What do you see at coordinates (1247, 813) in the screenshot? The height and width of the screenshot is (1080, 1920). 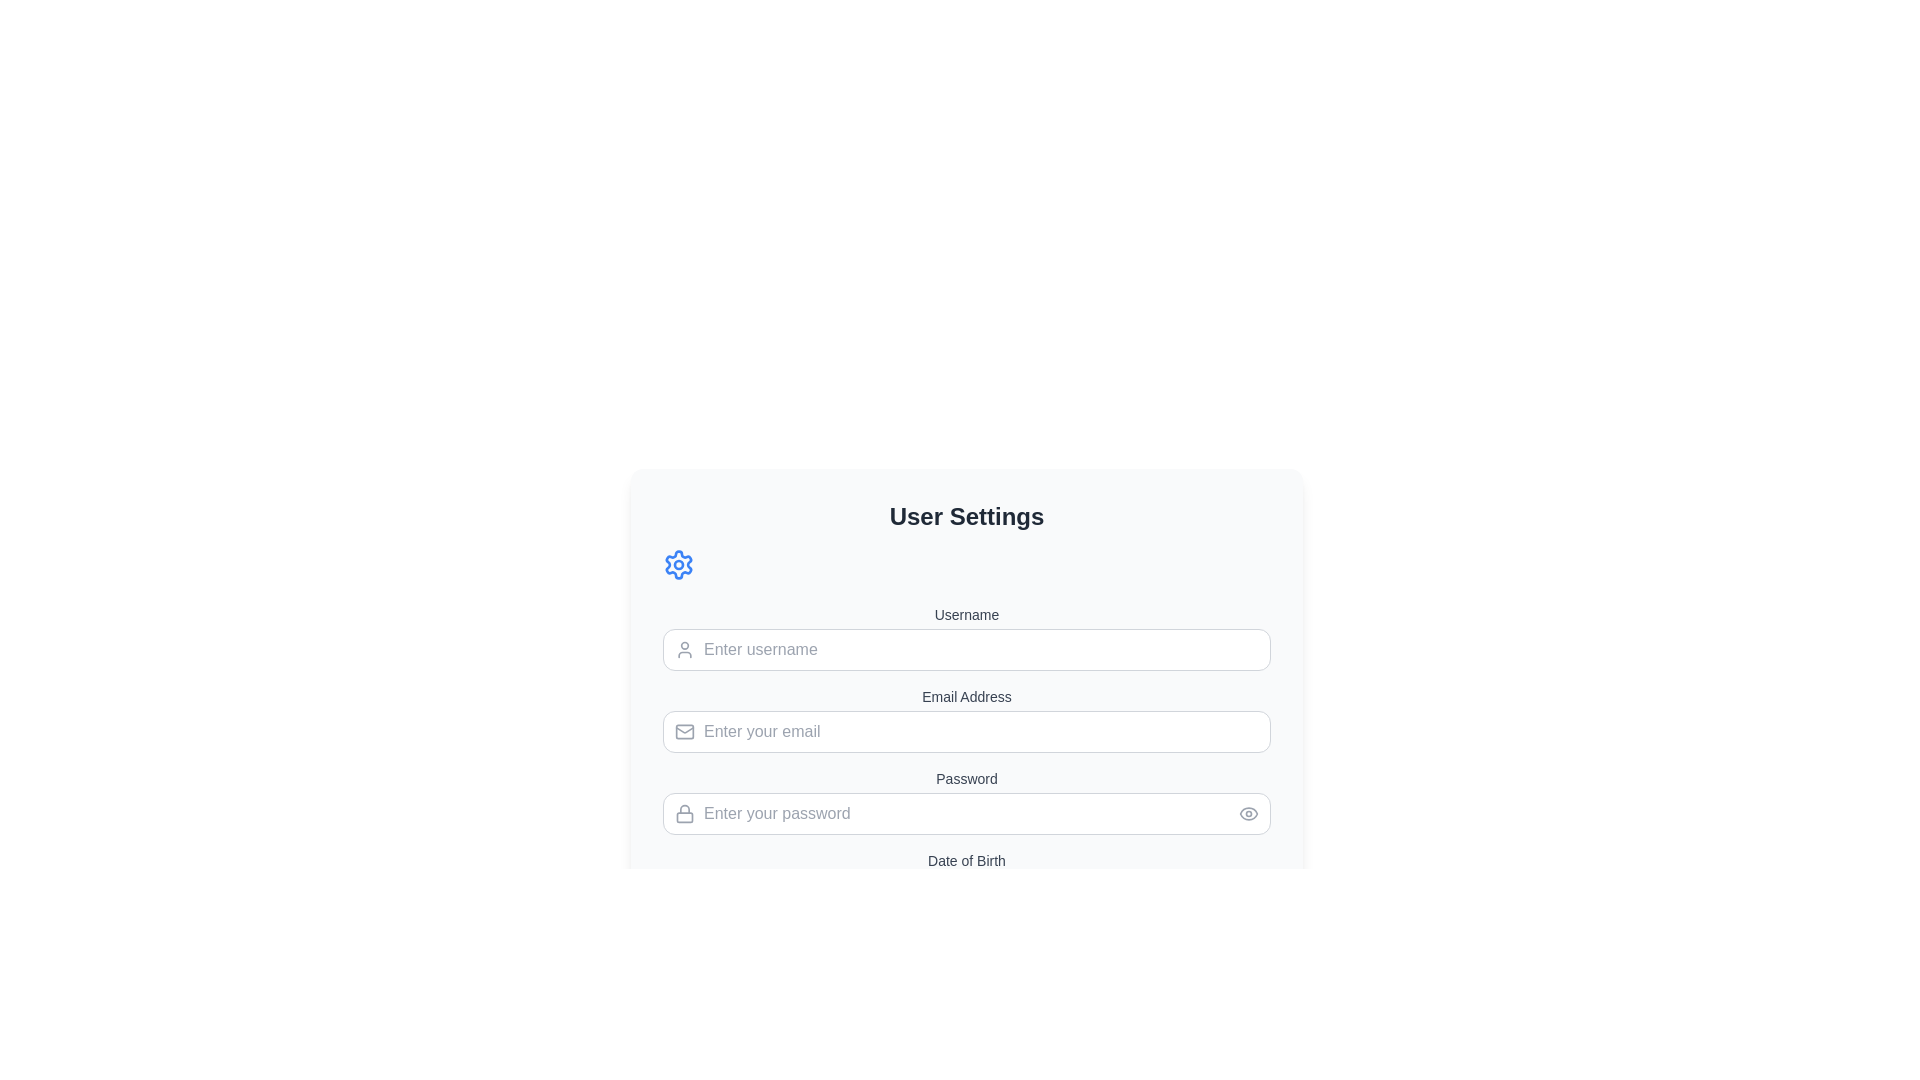 I see `the first component of the eye icon located to the right of the 'Password' input field in the 'User Settings' form` at bounding box center [1247, 813].